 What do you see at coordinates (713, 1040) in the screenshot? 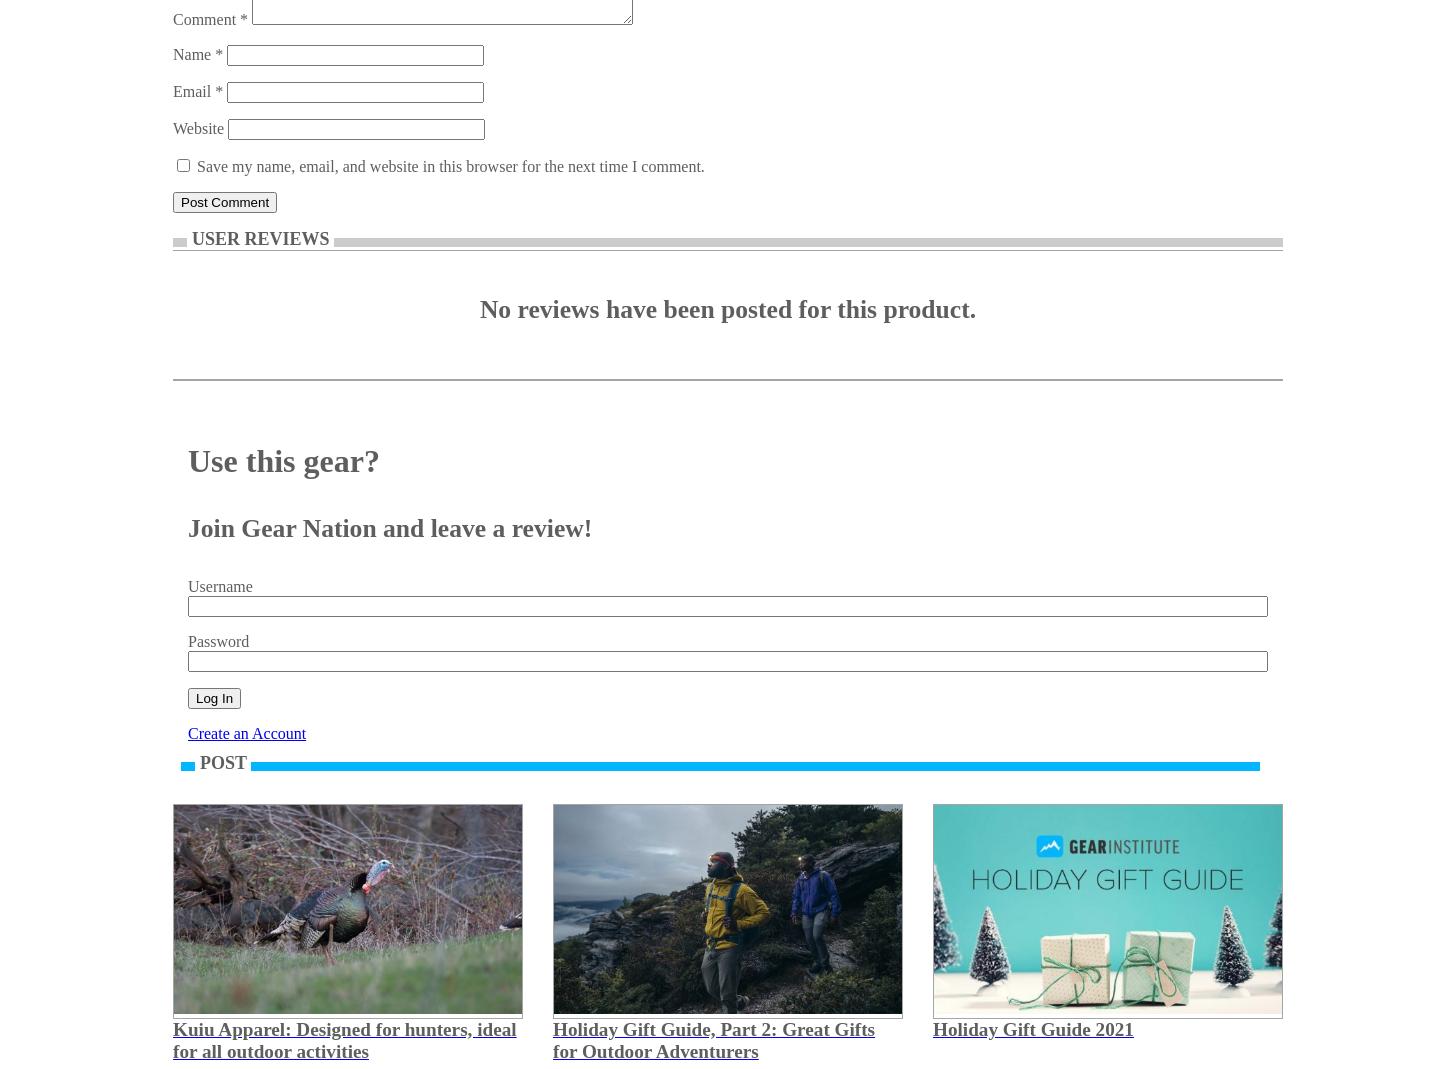
I see `'Holiday Gift Guide, Part 2: Great Gifts for Outdoor Adventurers'` at bounding box center [713, 1040].